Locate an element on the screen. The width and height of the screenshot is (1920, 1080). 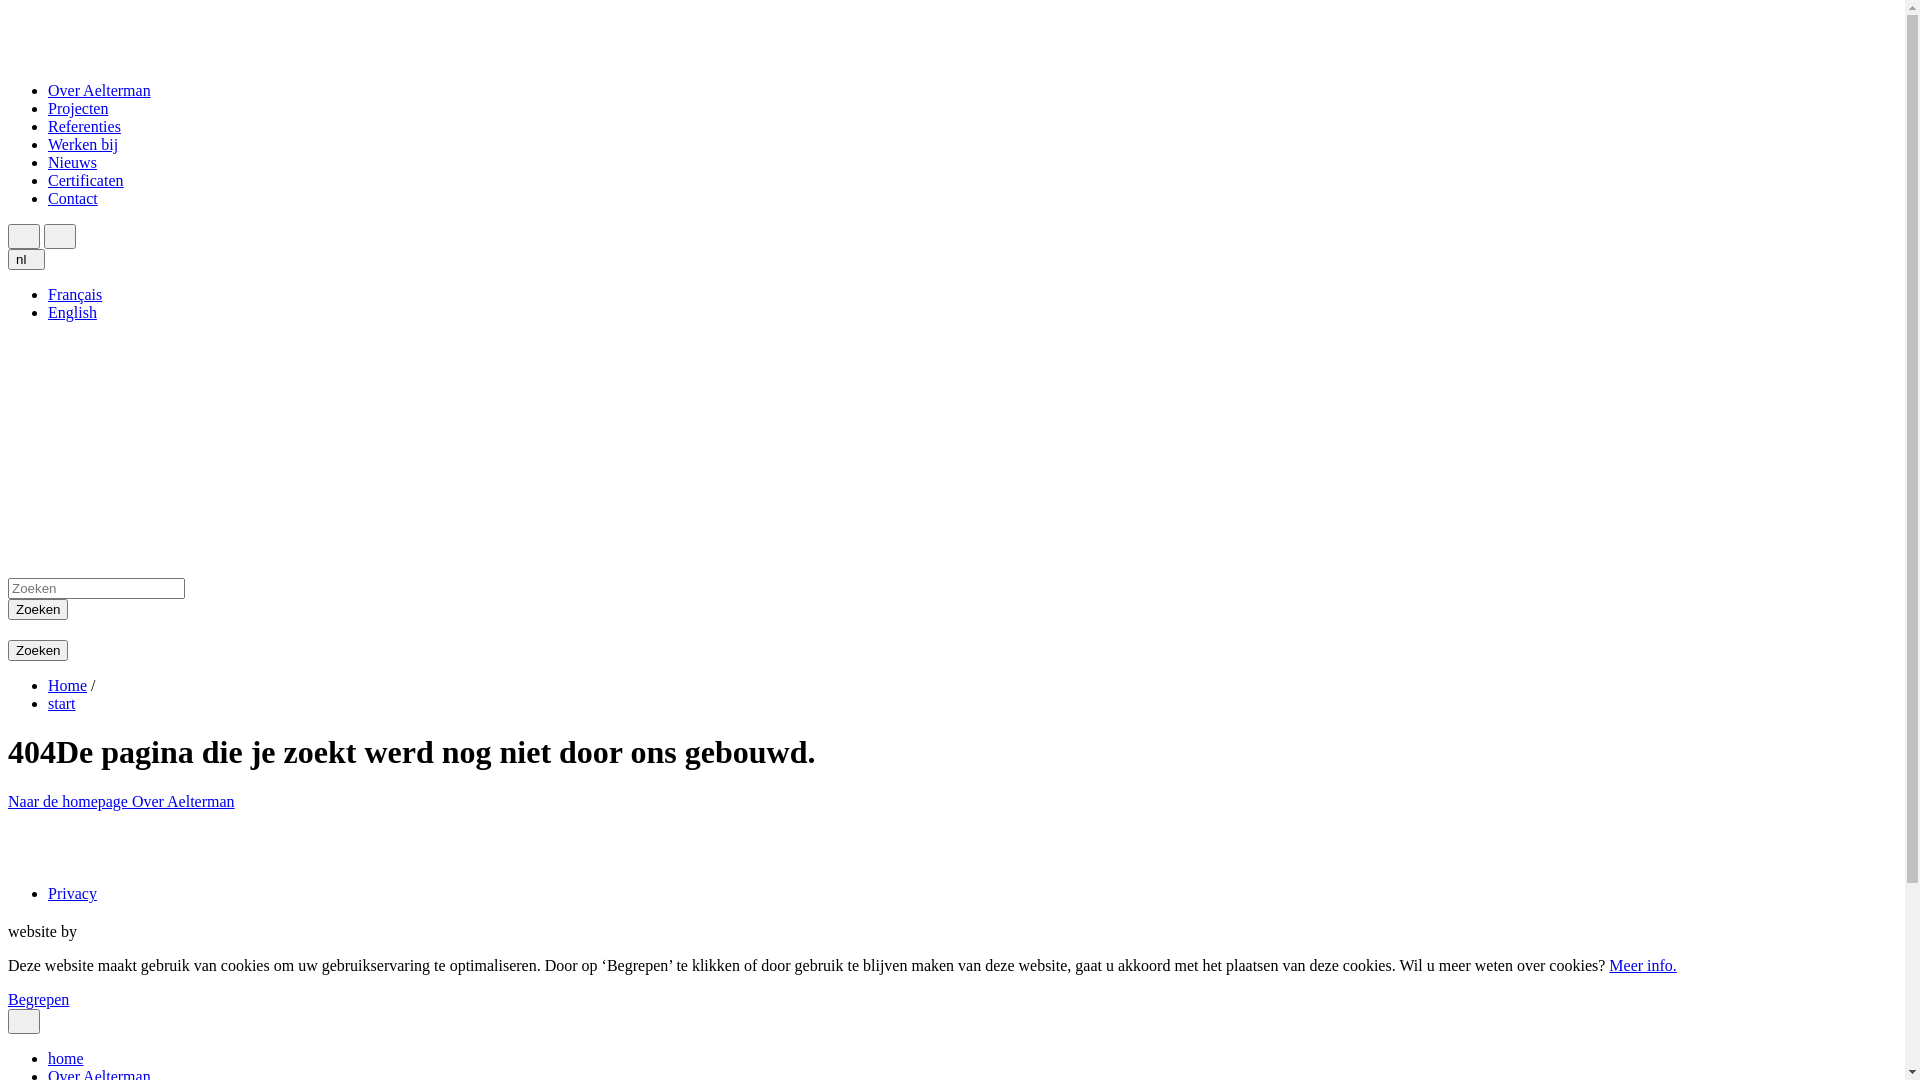
'start' is located at coordinates (62, 702).